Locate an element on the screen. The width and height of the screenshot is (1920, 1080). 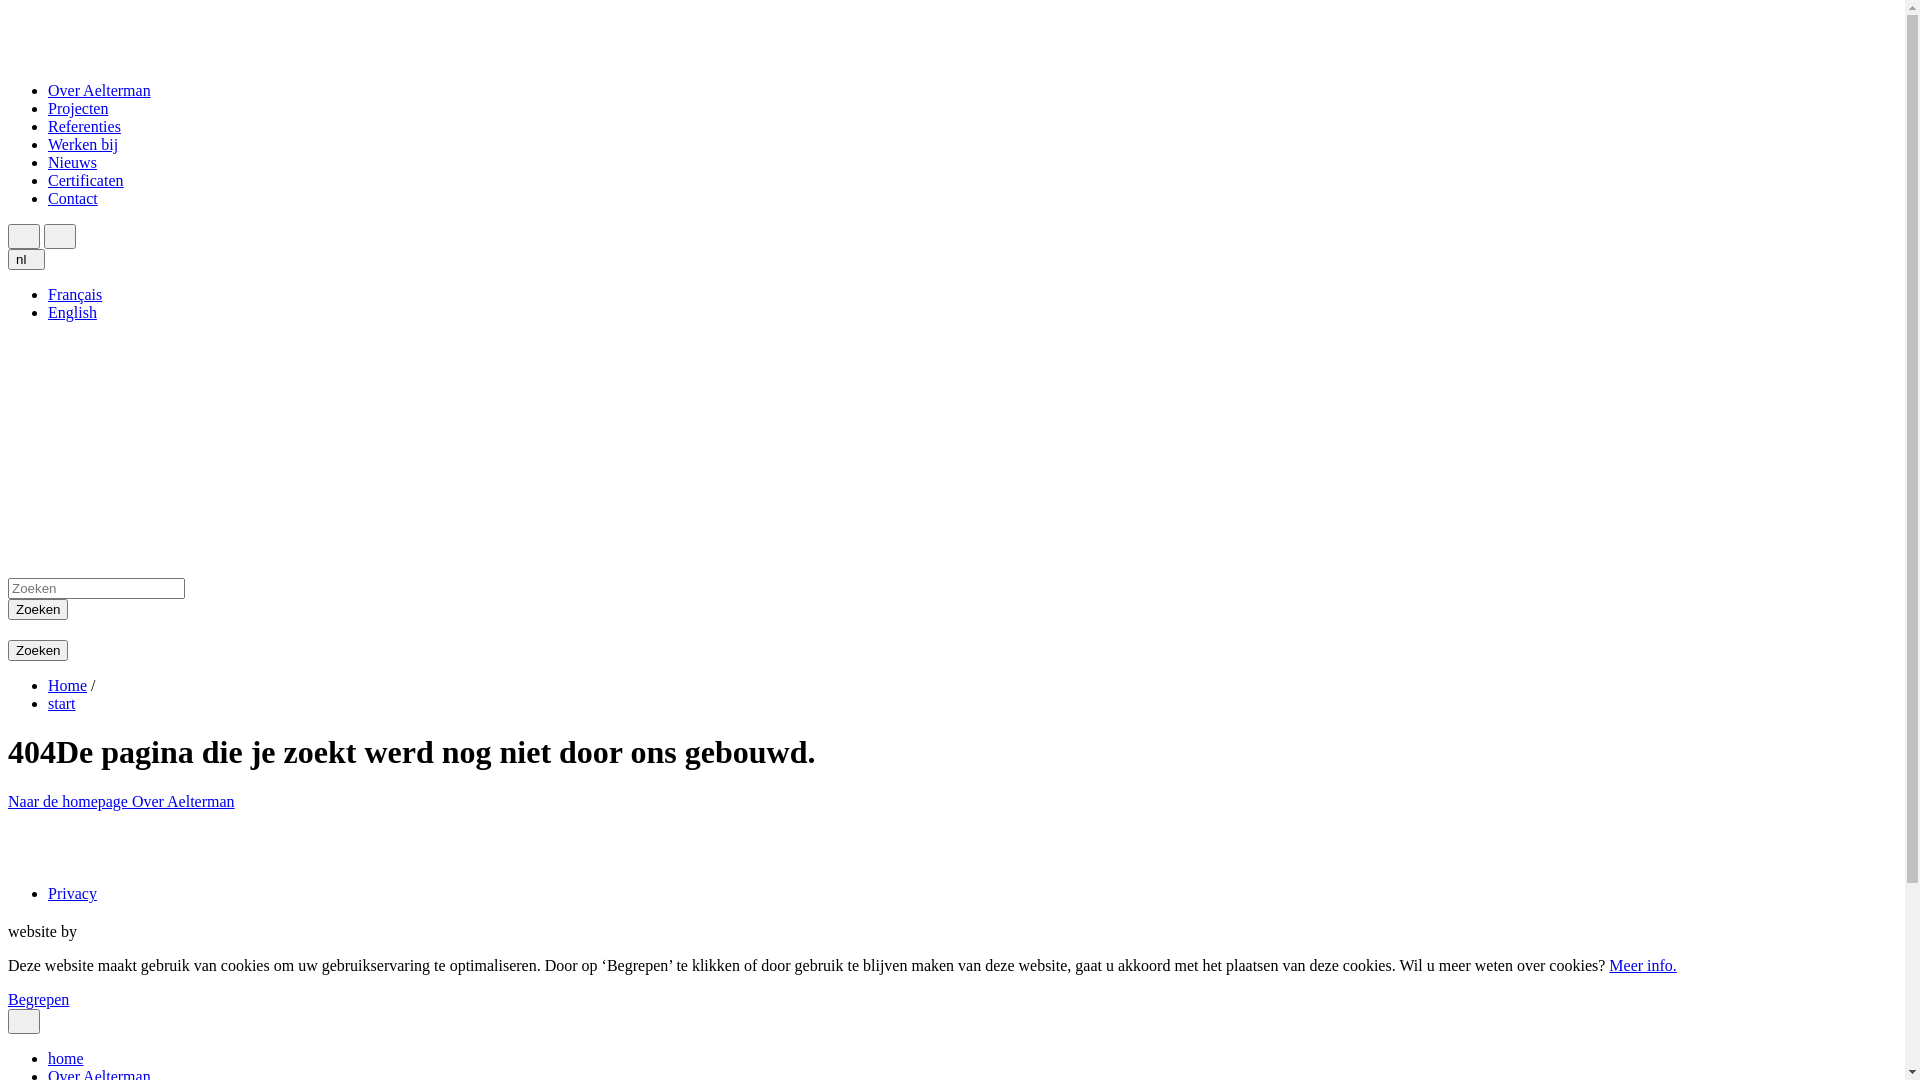
'start' is located at coordinates (62, 702).